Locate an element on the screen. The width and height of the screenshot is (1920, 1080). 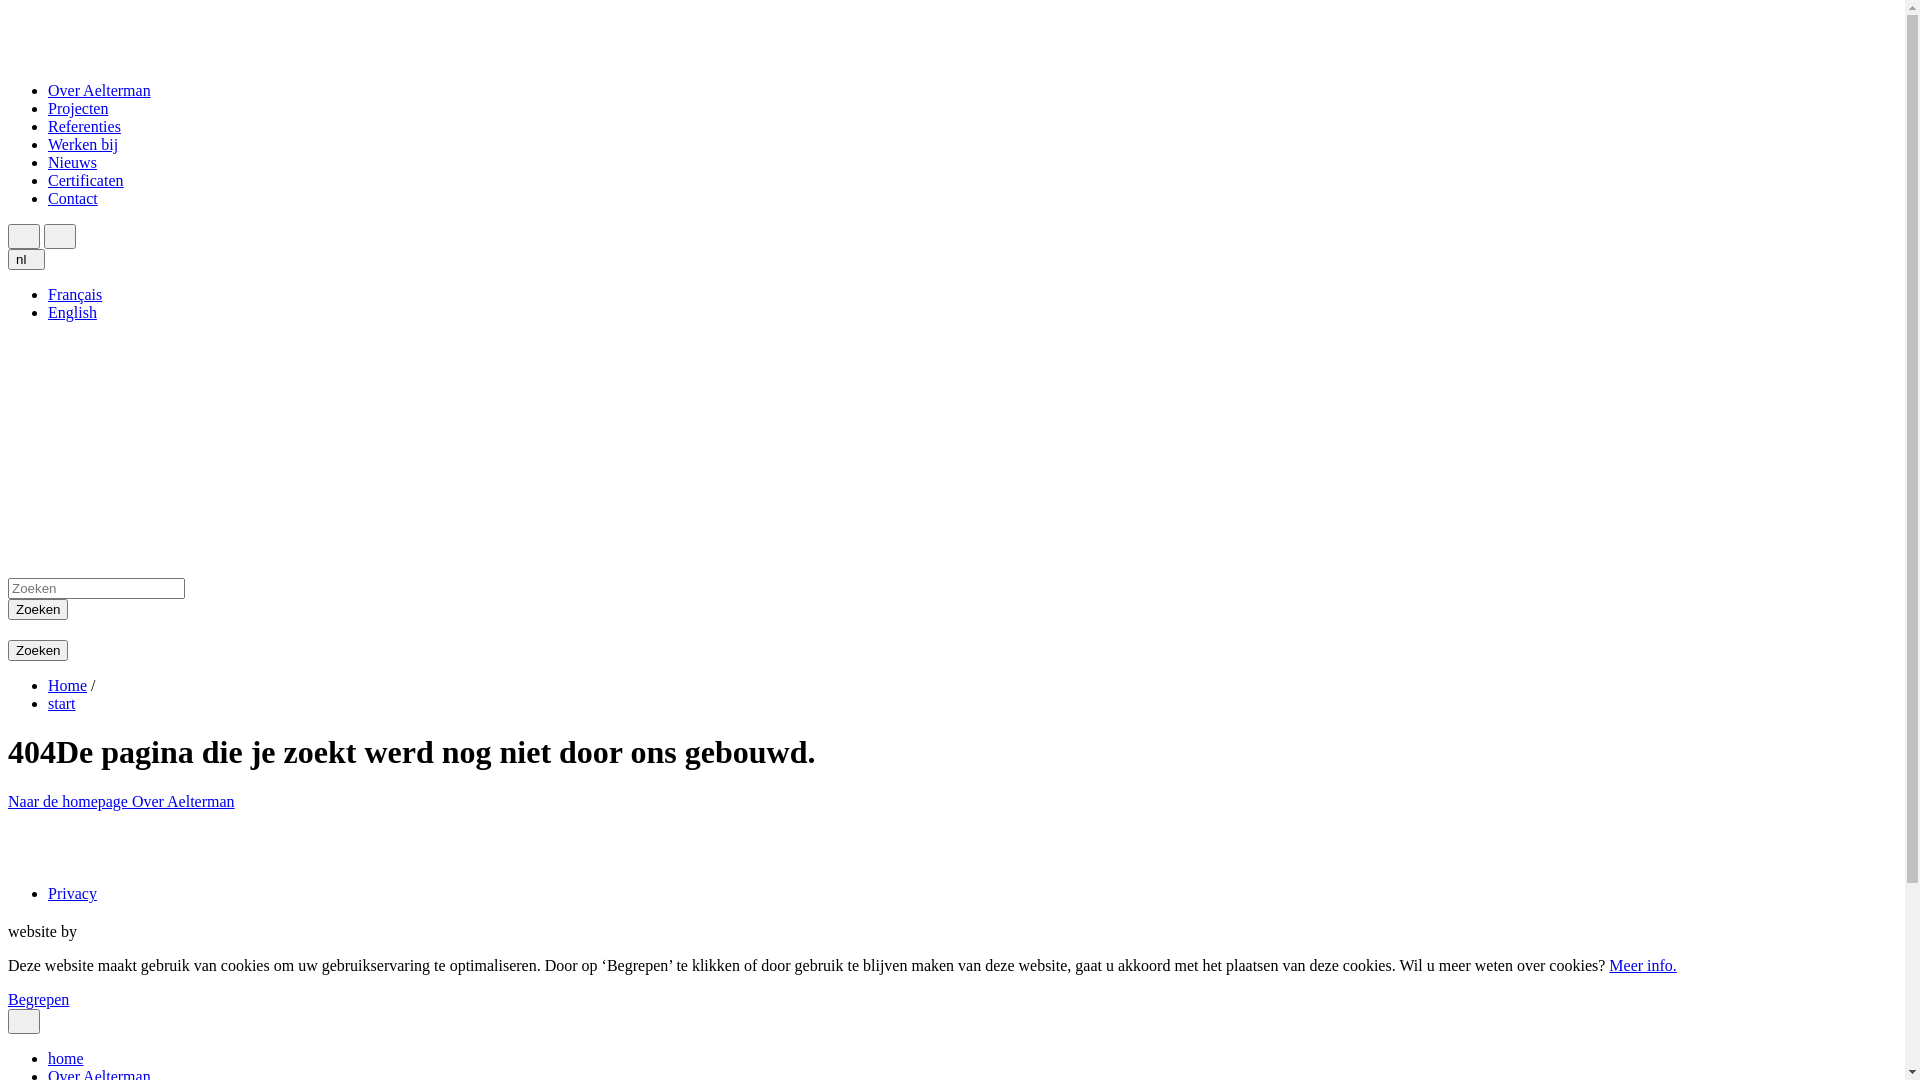
'start' is located at coordinates (62, 702).